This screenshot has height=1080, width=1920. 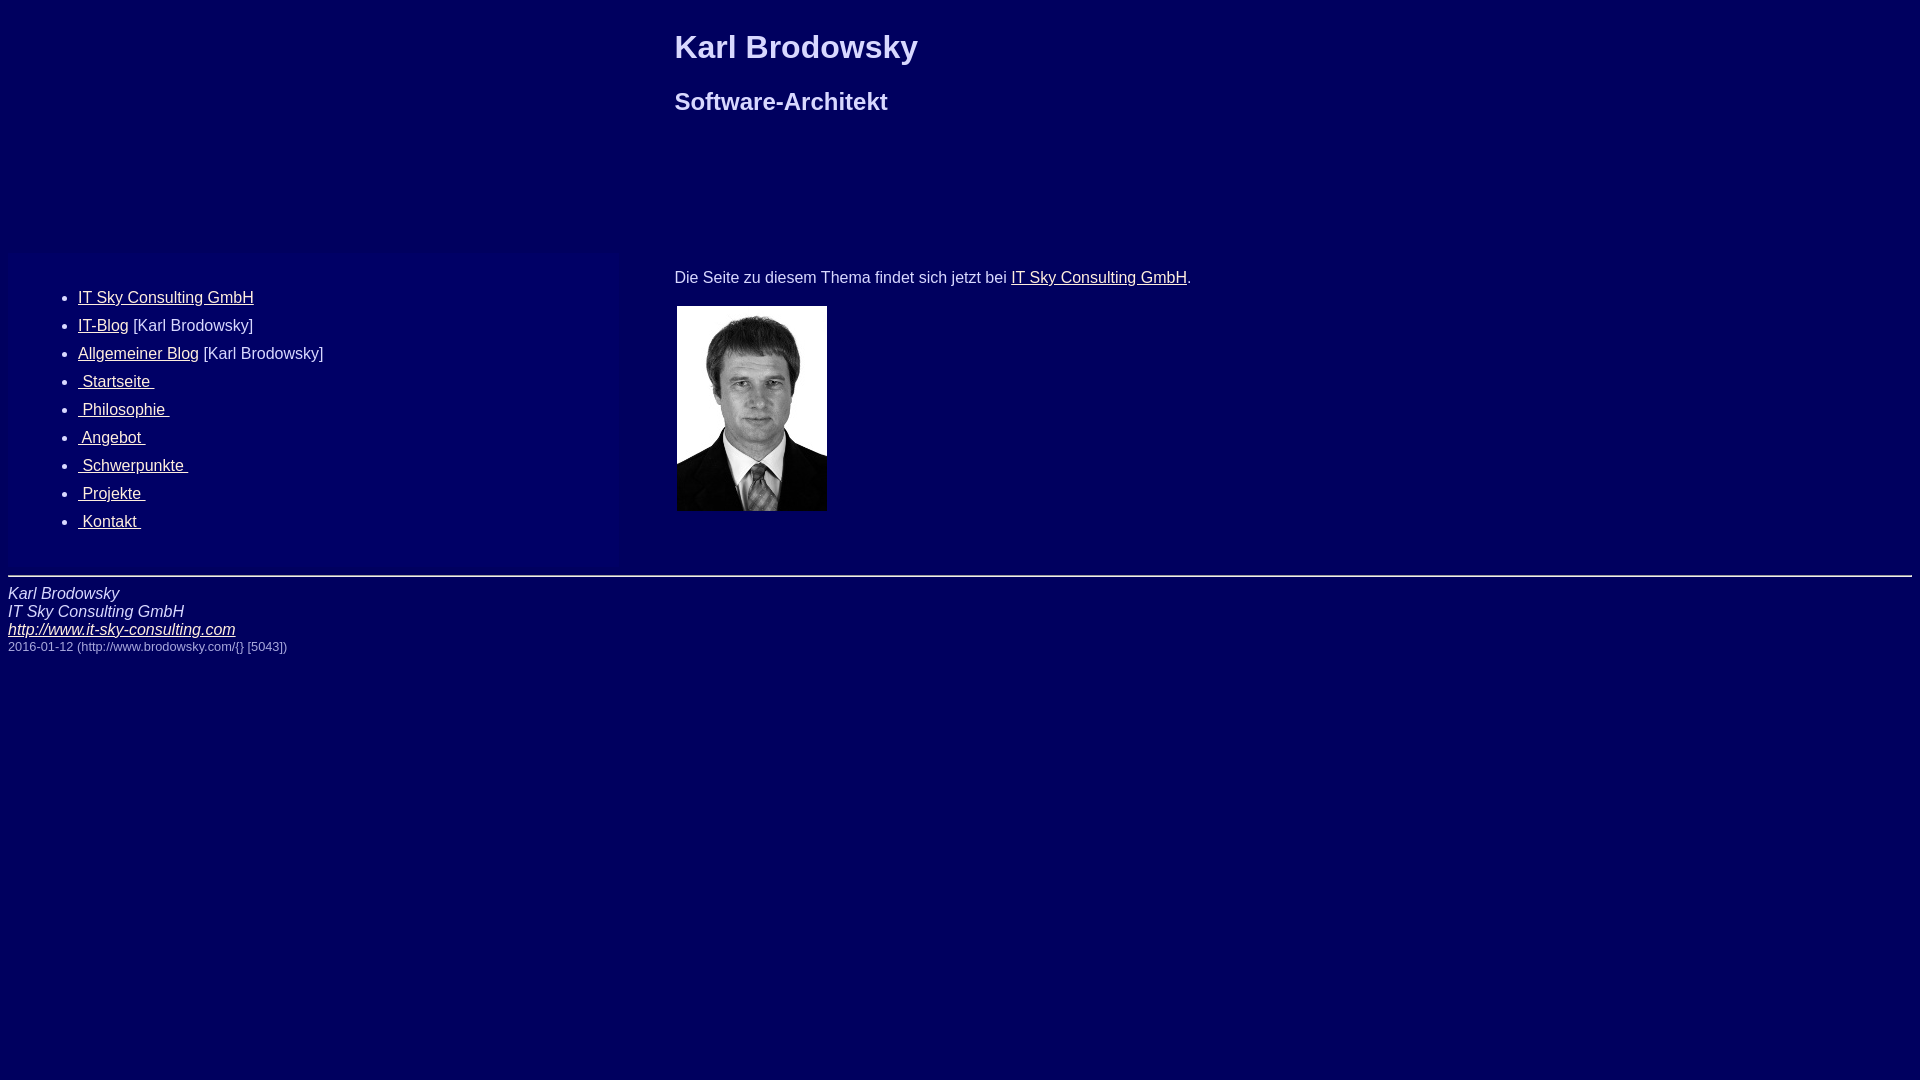 What do you see at coordinates (1098, 277) in the screenshot?
I see `'IT Sky Consulting GmbH'` at bounding box center [1098, 277].